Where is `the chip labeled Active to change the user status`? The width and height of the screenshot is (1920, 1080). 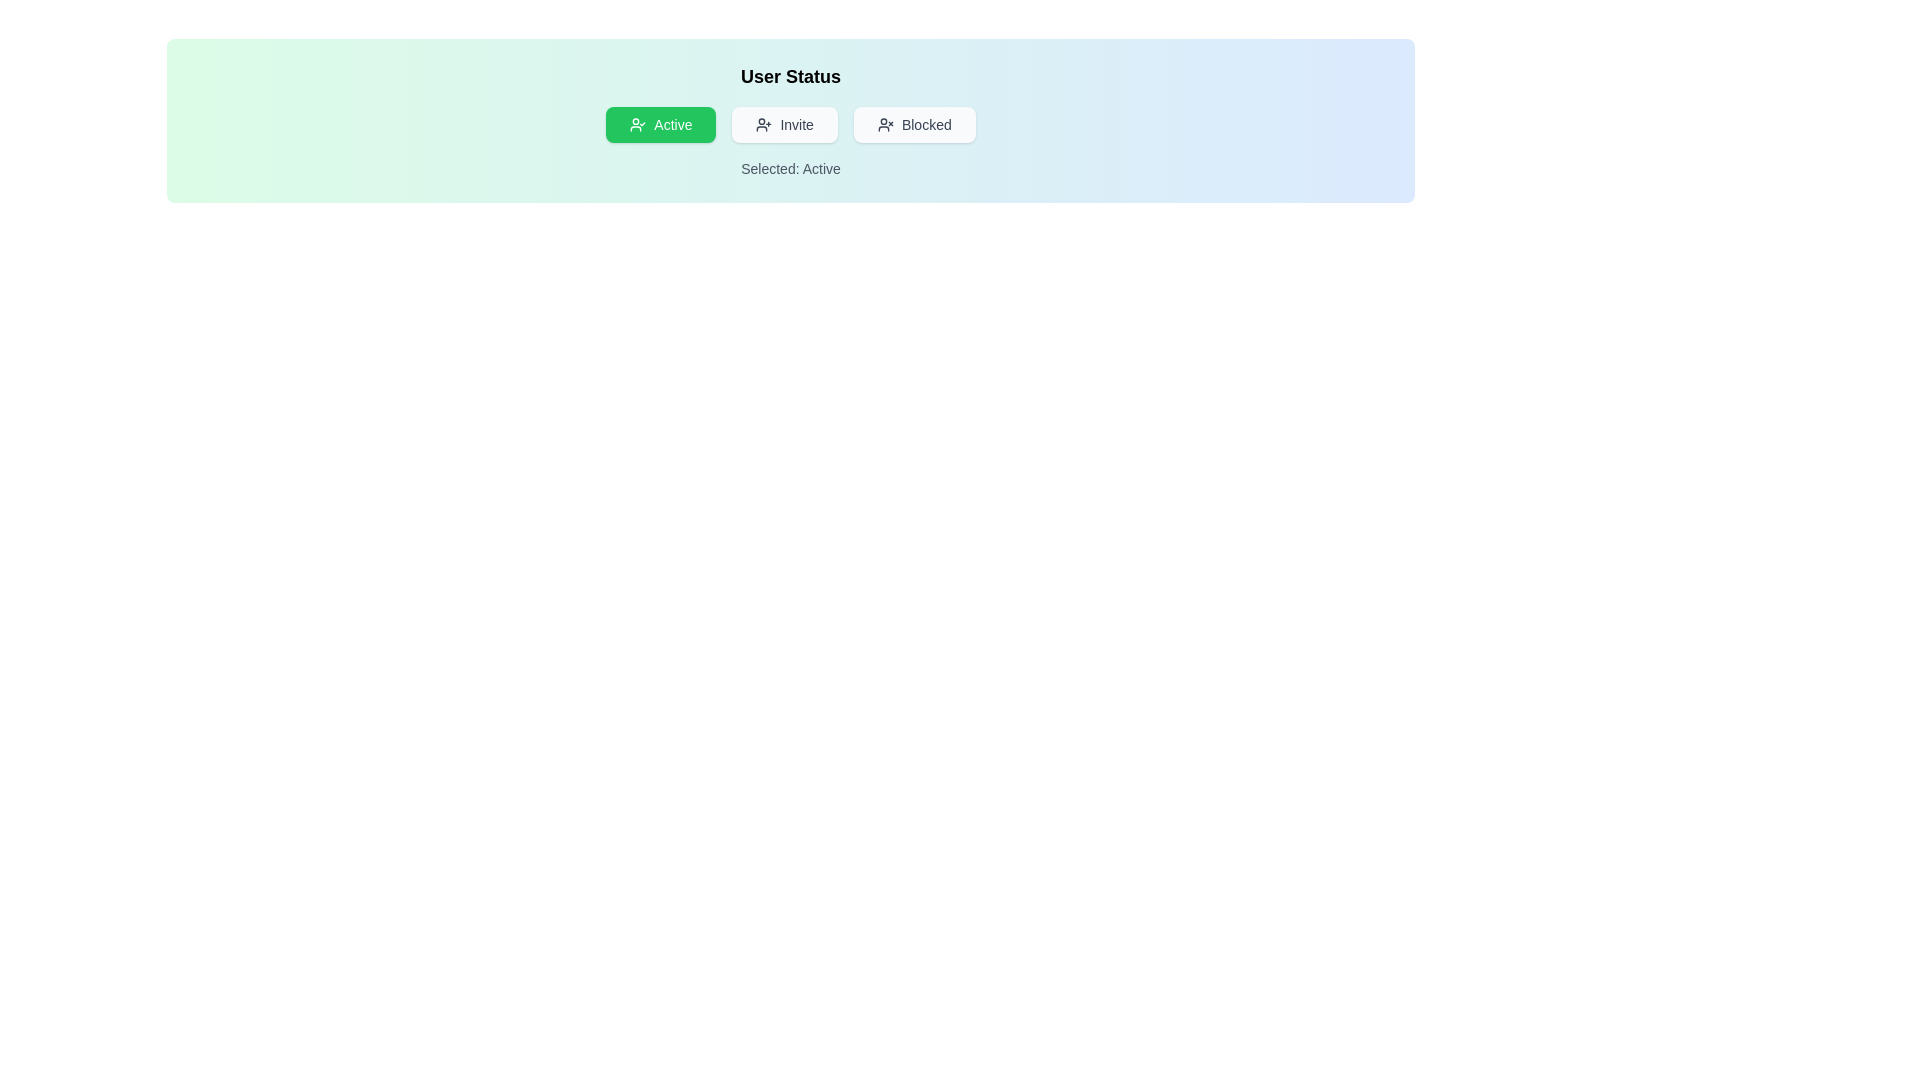 the chip labeled Active to change the user status is located at coordinates (661, 124).